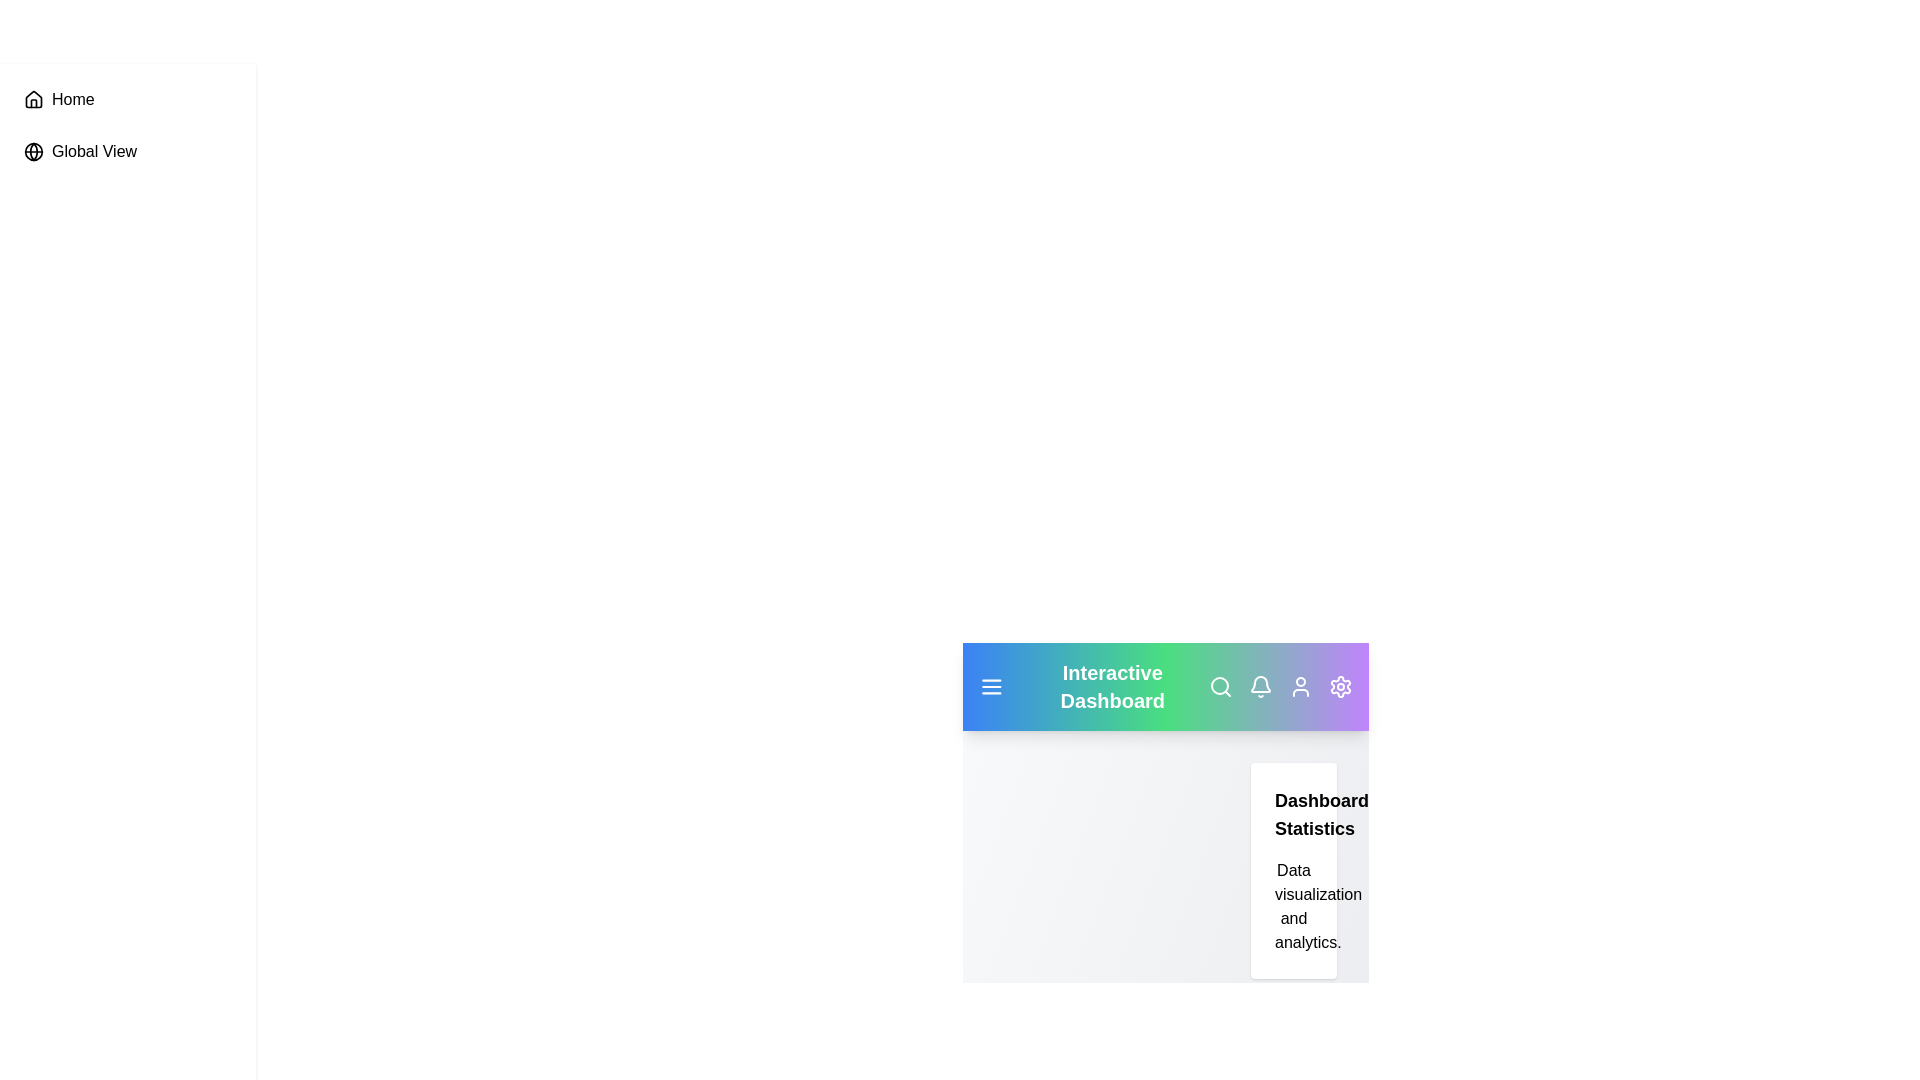 The height and width of the screenshot is (1080, 1920). Describe the element at coordinates (127, 100) in the screenshot. I see `the 'Home' item in the sidebar to navigate to the 'Home' section` at that location.